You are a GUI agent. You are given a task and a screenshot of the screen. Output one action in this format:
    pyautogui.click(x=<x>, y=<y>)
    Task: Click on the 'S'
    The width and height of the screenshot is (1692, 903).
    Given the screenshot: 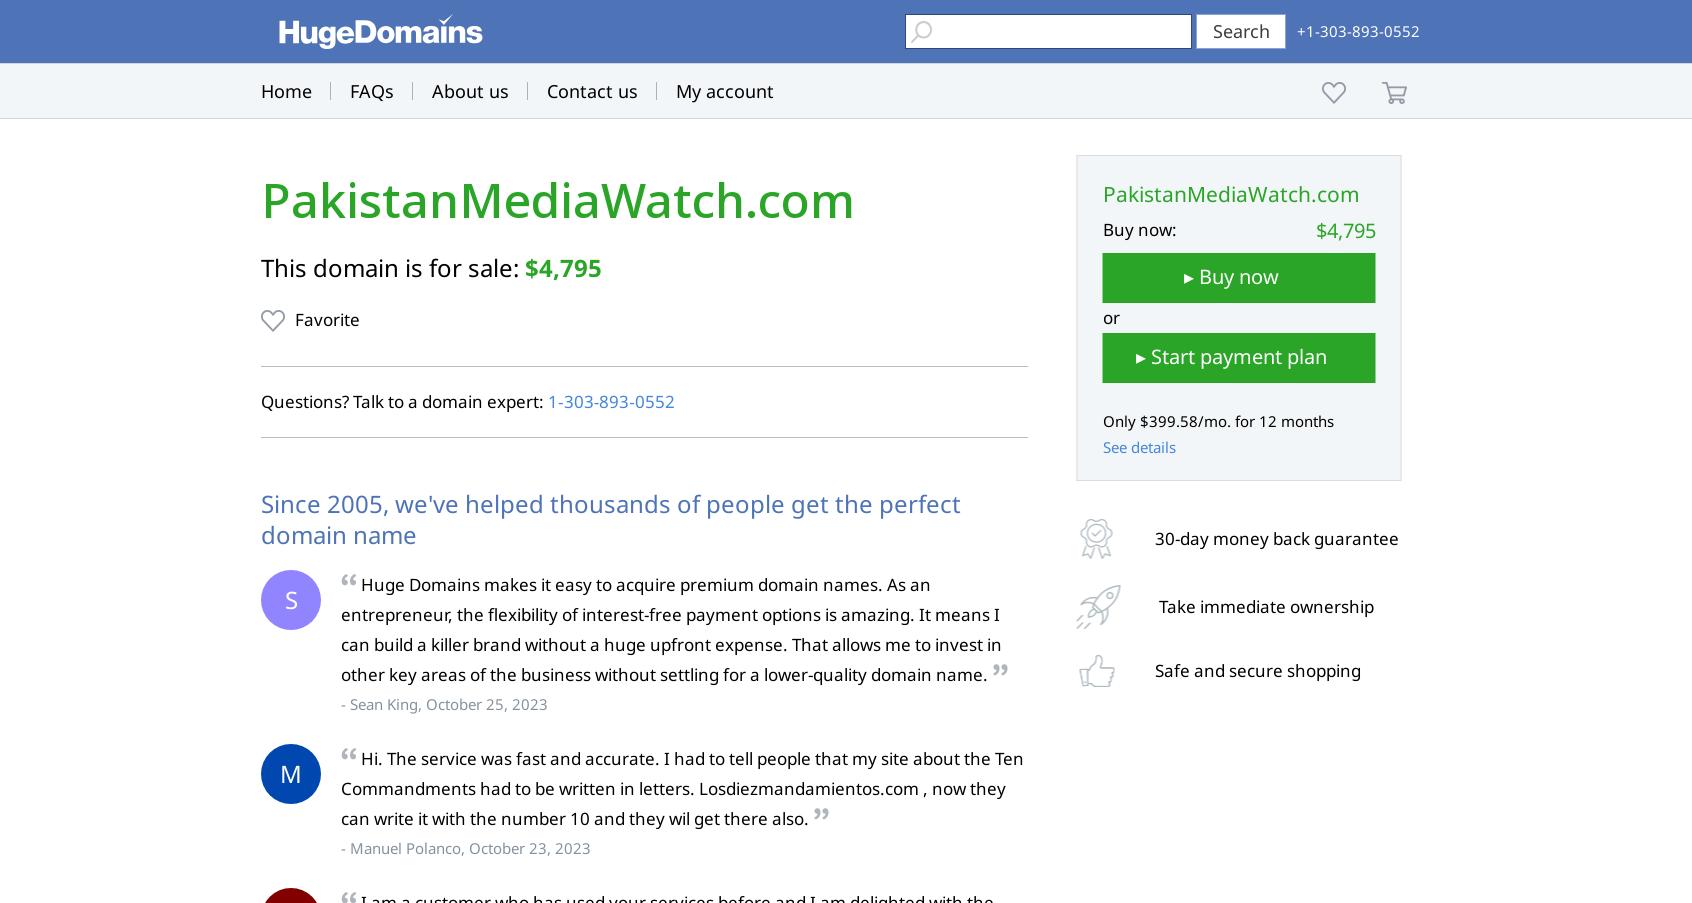 What is the action you would take?
    pyautogui.click(x=282, y=599)
    